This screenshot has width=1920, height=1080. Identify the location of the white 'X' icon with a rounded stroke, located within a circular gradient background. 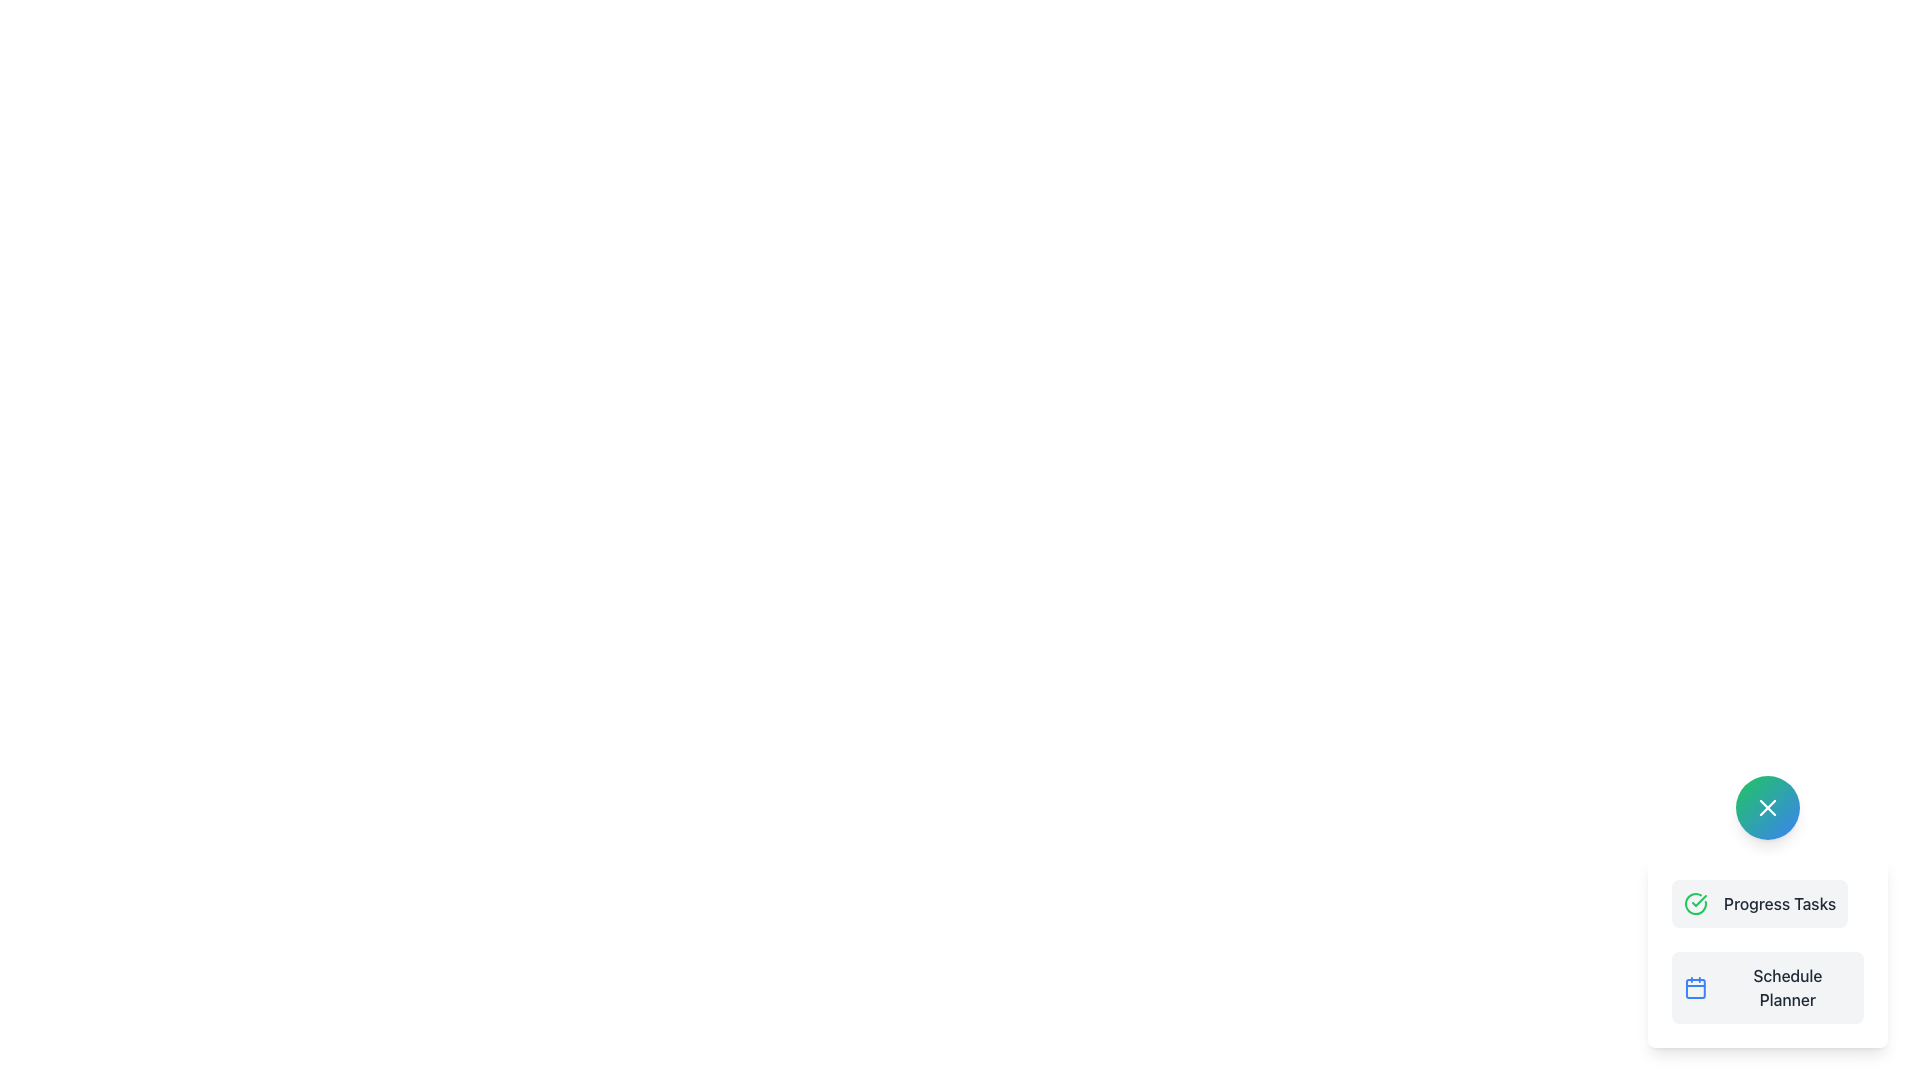
(1767, 806).